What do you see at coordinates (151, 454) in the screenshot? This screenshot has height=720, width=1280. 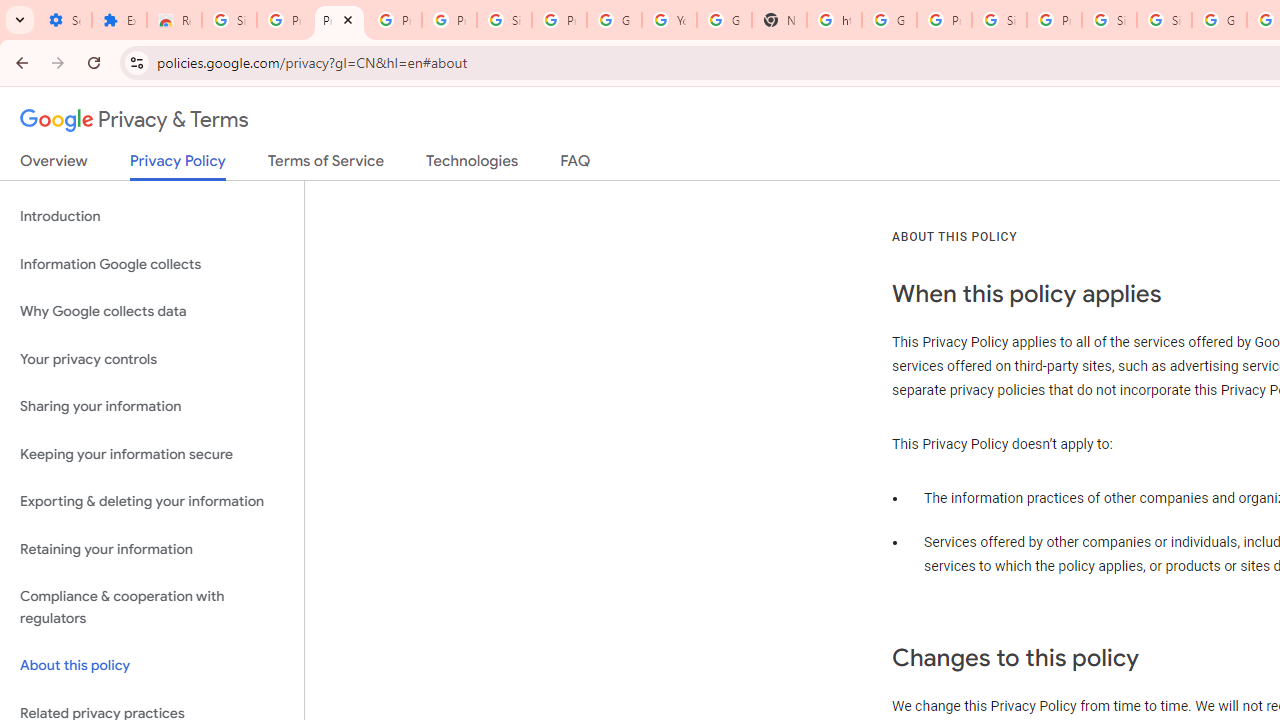 I see `'Keeping your information secure'` at bounding box center [151, 454].